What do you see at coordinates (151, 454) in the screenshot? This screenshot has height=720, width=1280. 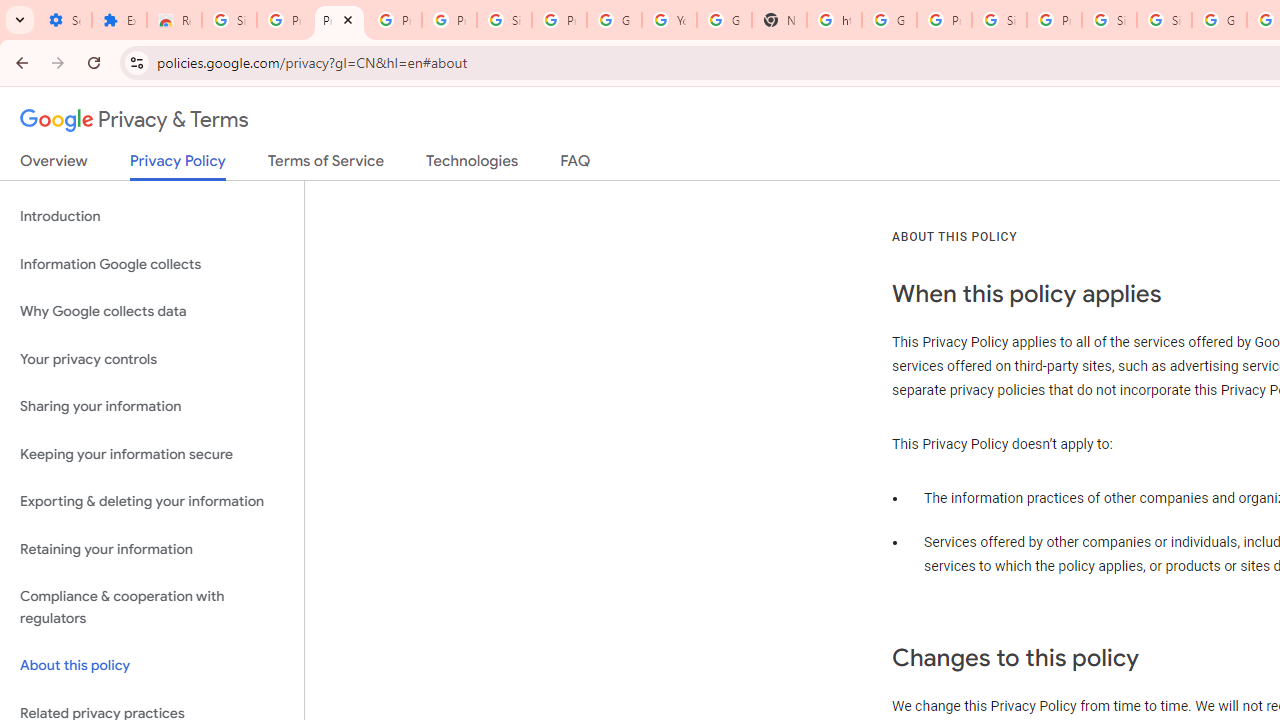 I see `'Keeping your information secure'` at bounding box center [151, 454].